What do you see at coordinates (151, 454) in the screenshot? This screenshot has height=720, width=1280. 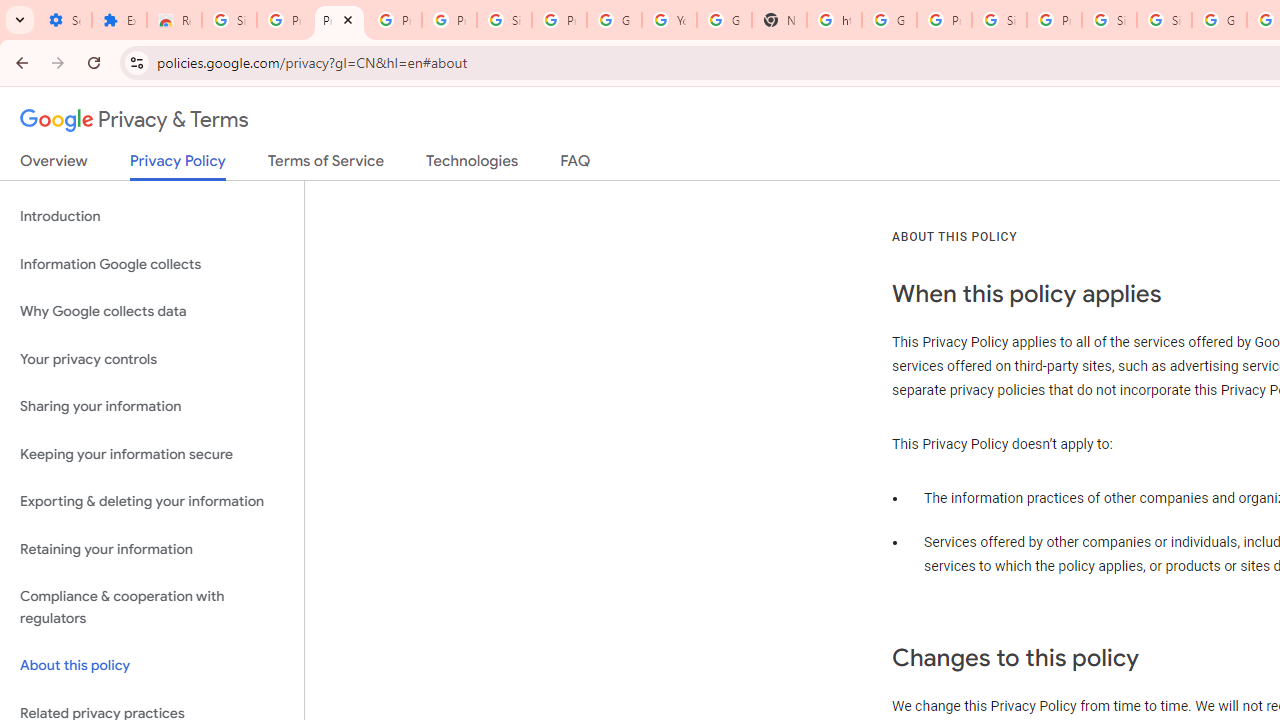 I see `'Keeping your information secure'` at bounding box center [151, 454].